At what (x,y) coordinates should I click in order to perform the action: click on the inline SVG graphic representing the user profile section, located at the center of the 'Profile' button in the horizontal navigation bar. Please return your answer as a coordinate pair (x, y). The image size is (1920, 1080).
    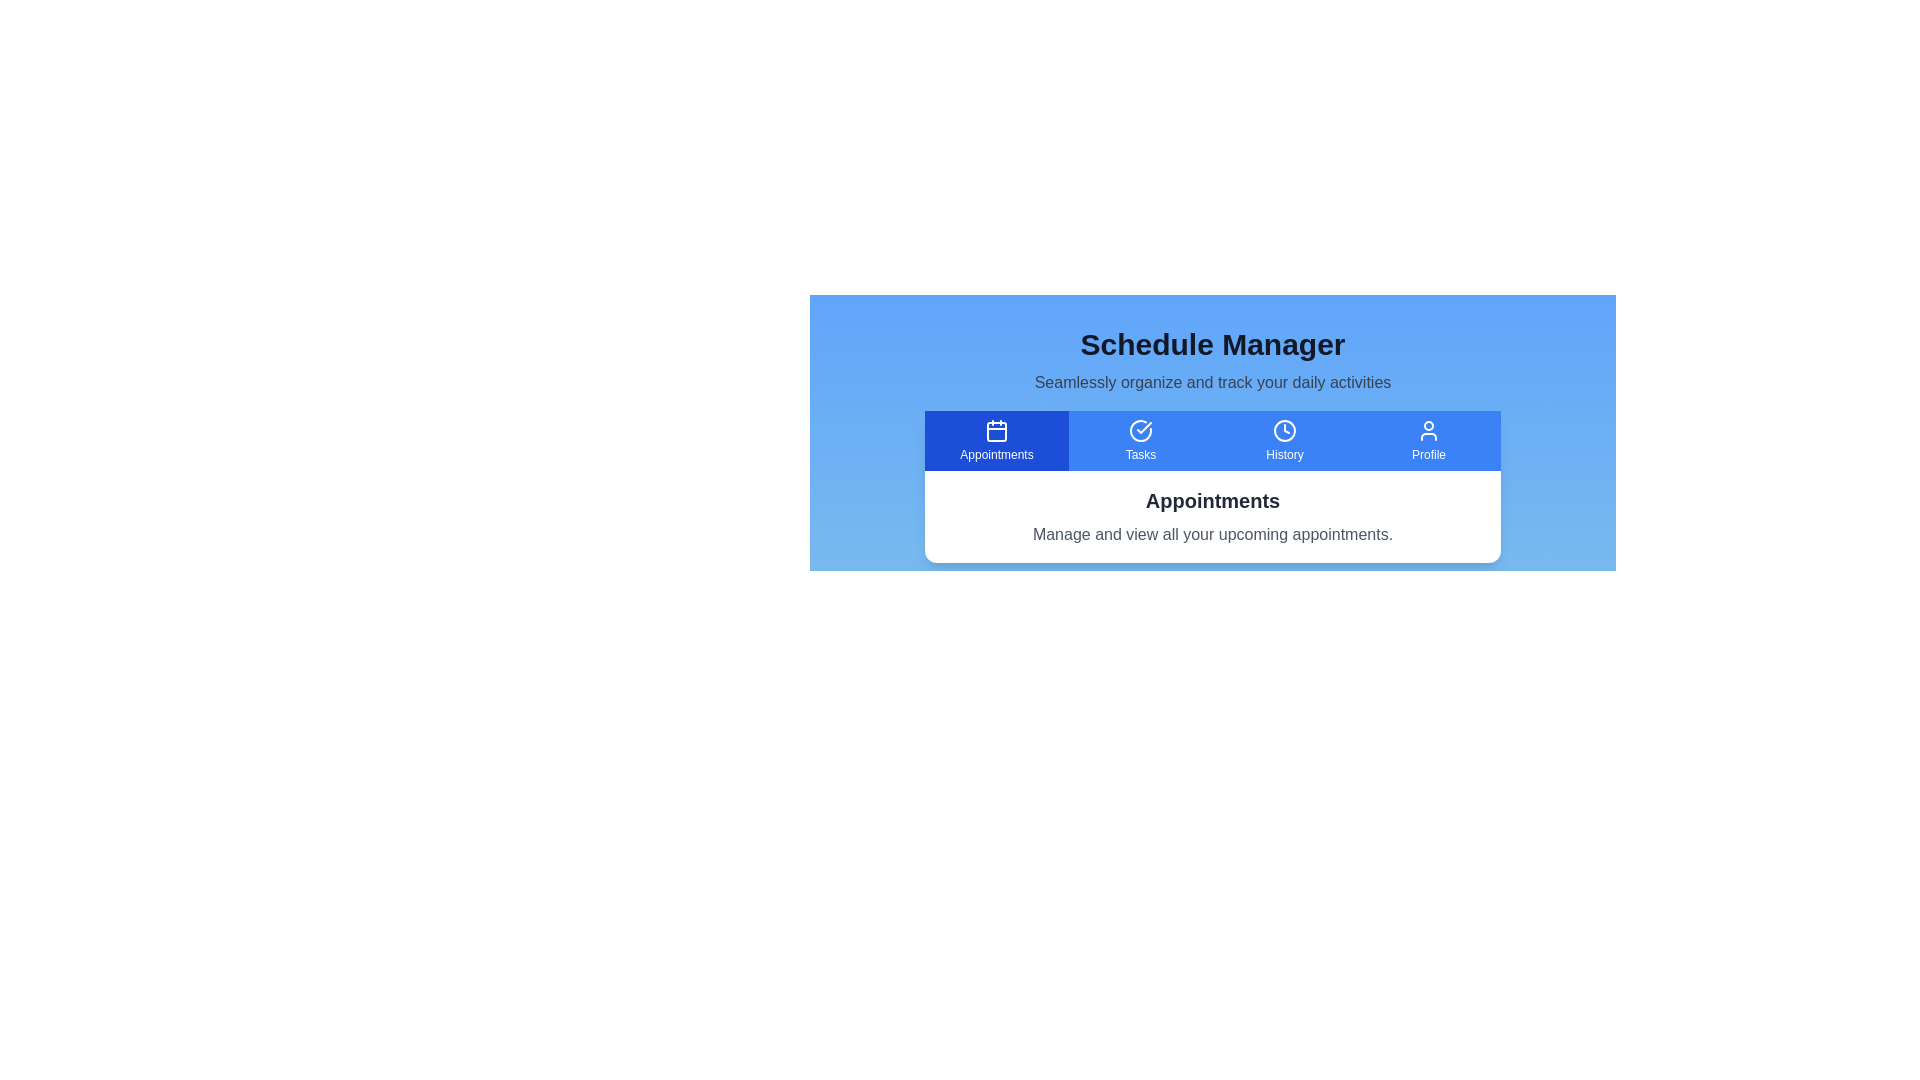
    Looking at the image, I should click on (1428, 430).